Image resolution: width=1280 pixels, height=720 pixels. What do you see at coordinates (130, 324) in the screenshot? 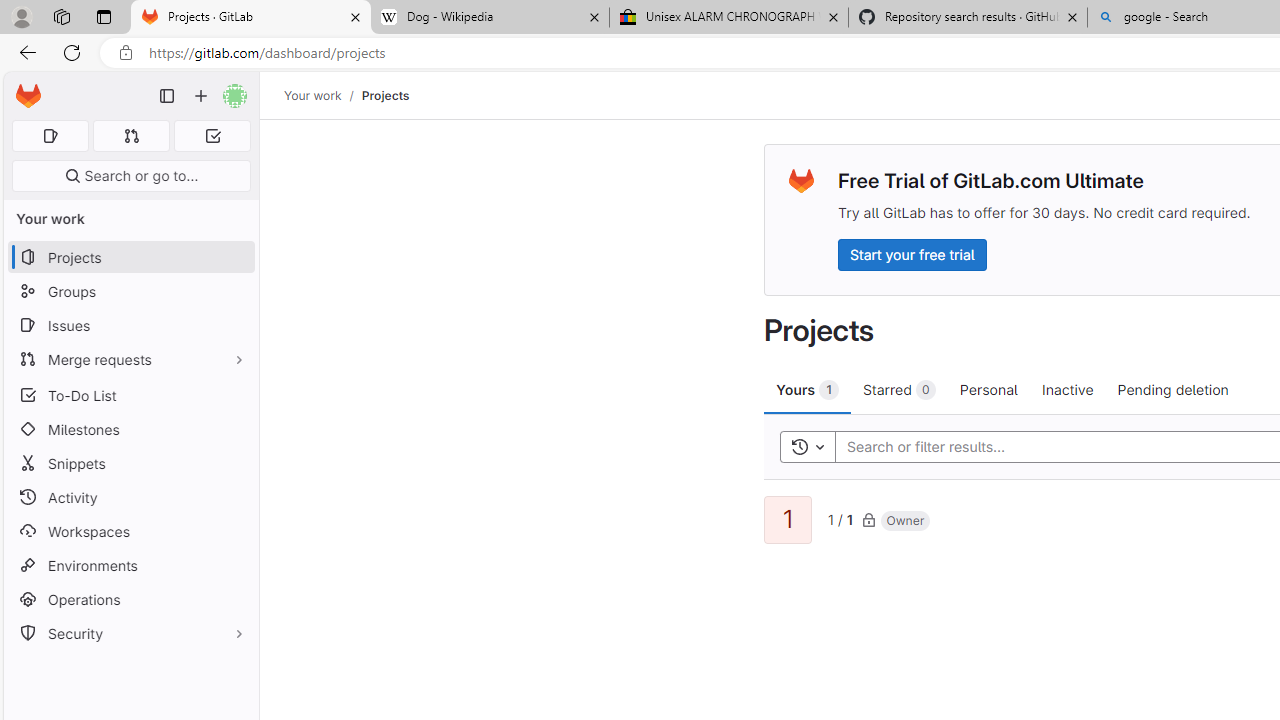
I see `'Issues'` at bounding box center [130, 324].